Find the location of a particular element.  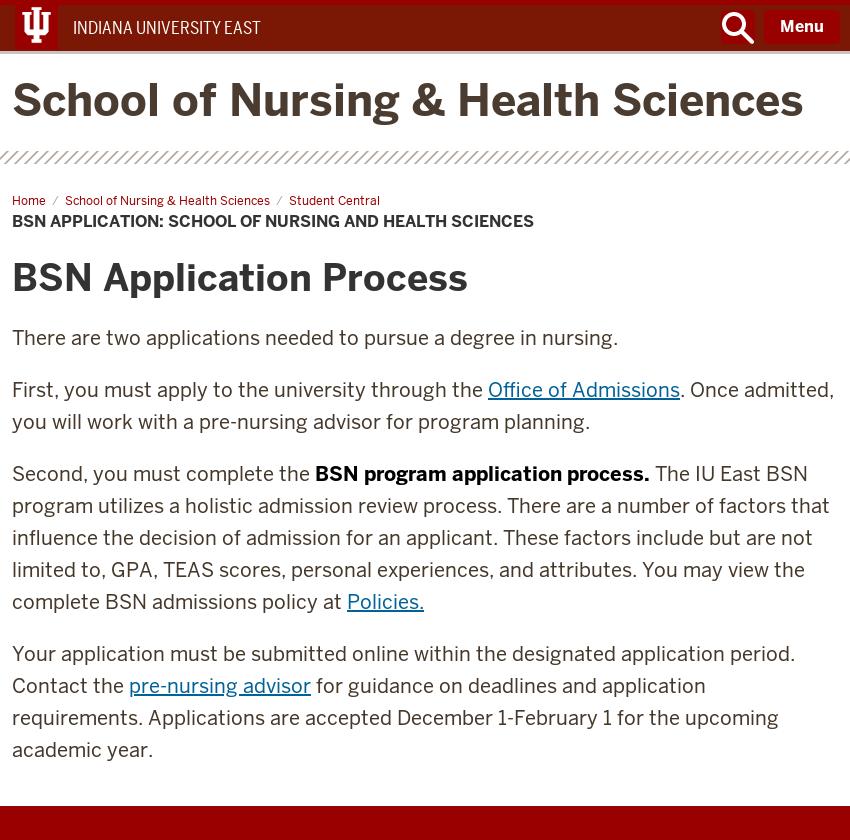

'There are two applications needed to pursue a degree in nursing.' is located at coordinates (315, 337).